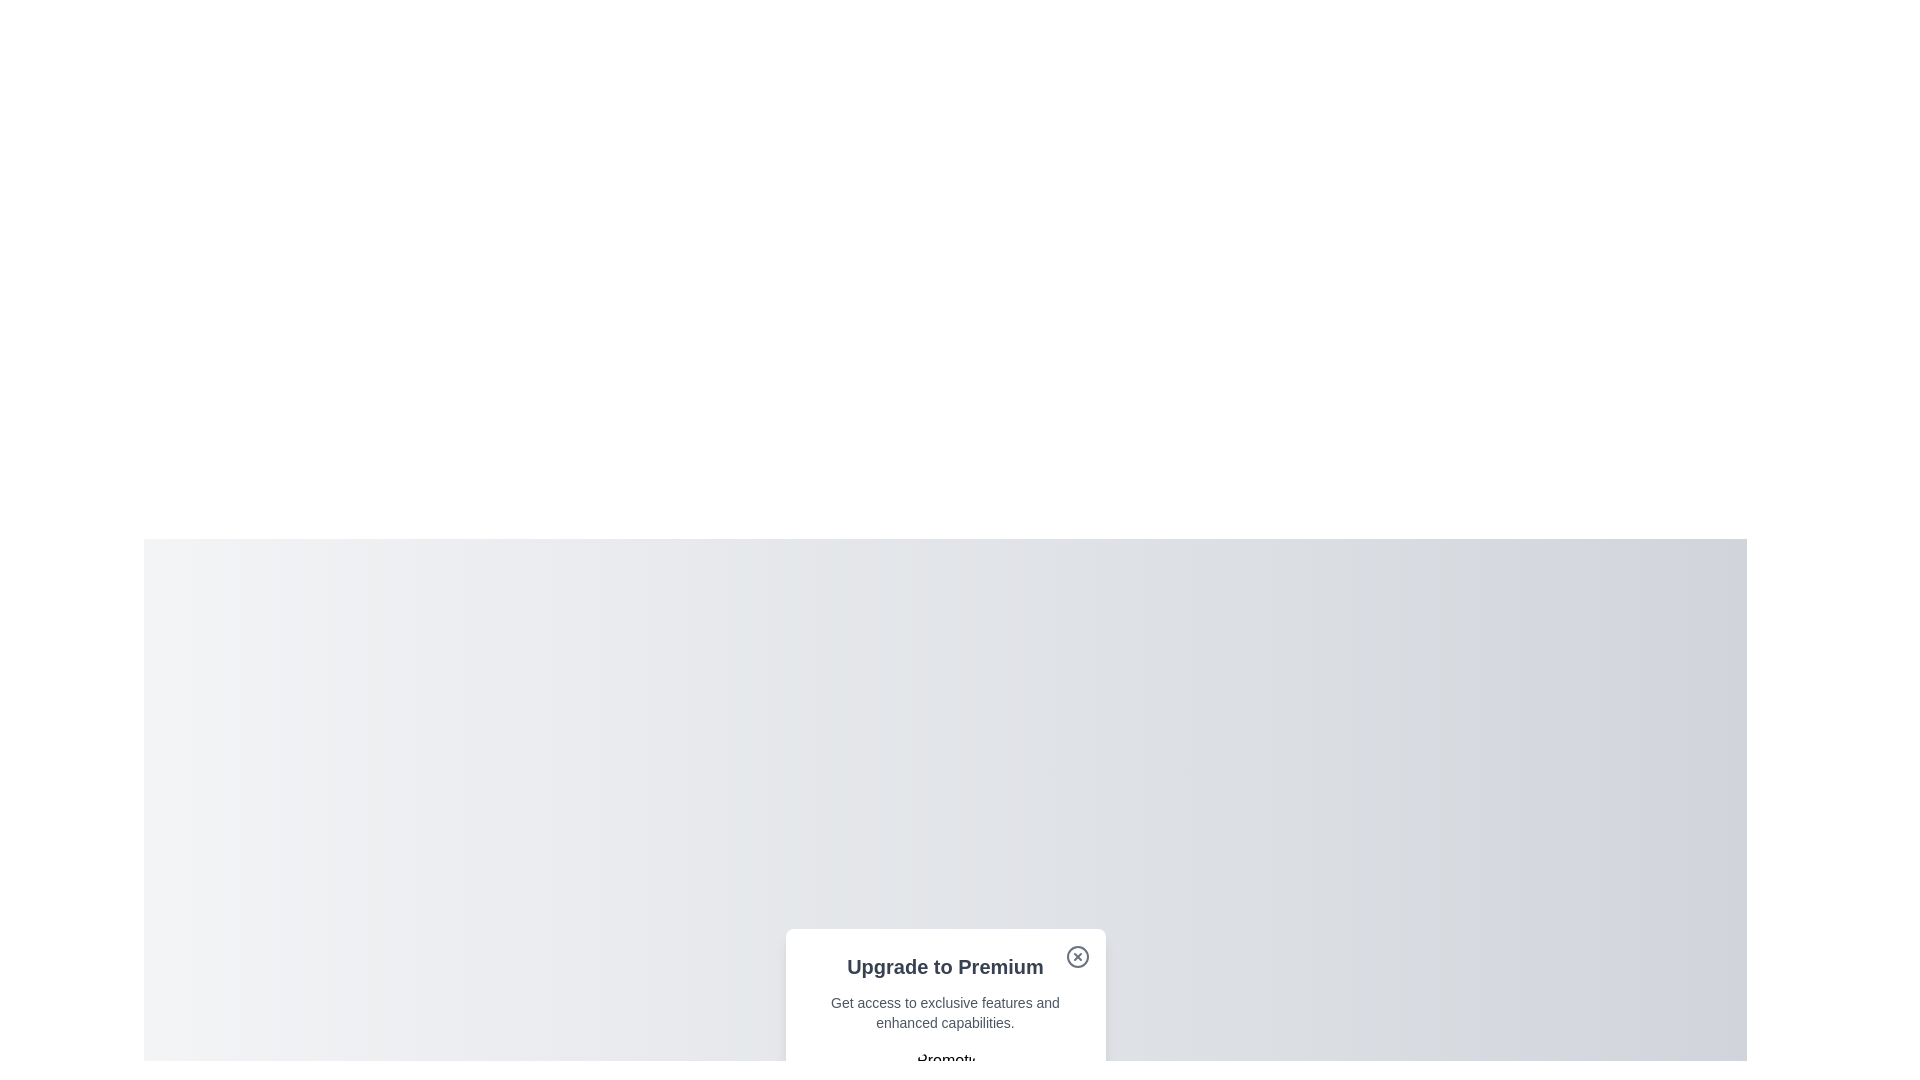 This screenshot has width=1920, height=1080. I want to click on 'X' button at the top-right corner of the dialog to close it, so click(1076, 955).